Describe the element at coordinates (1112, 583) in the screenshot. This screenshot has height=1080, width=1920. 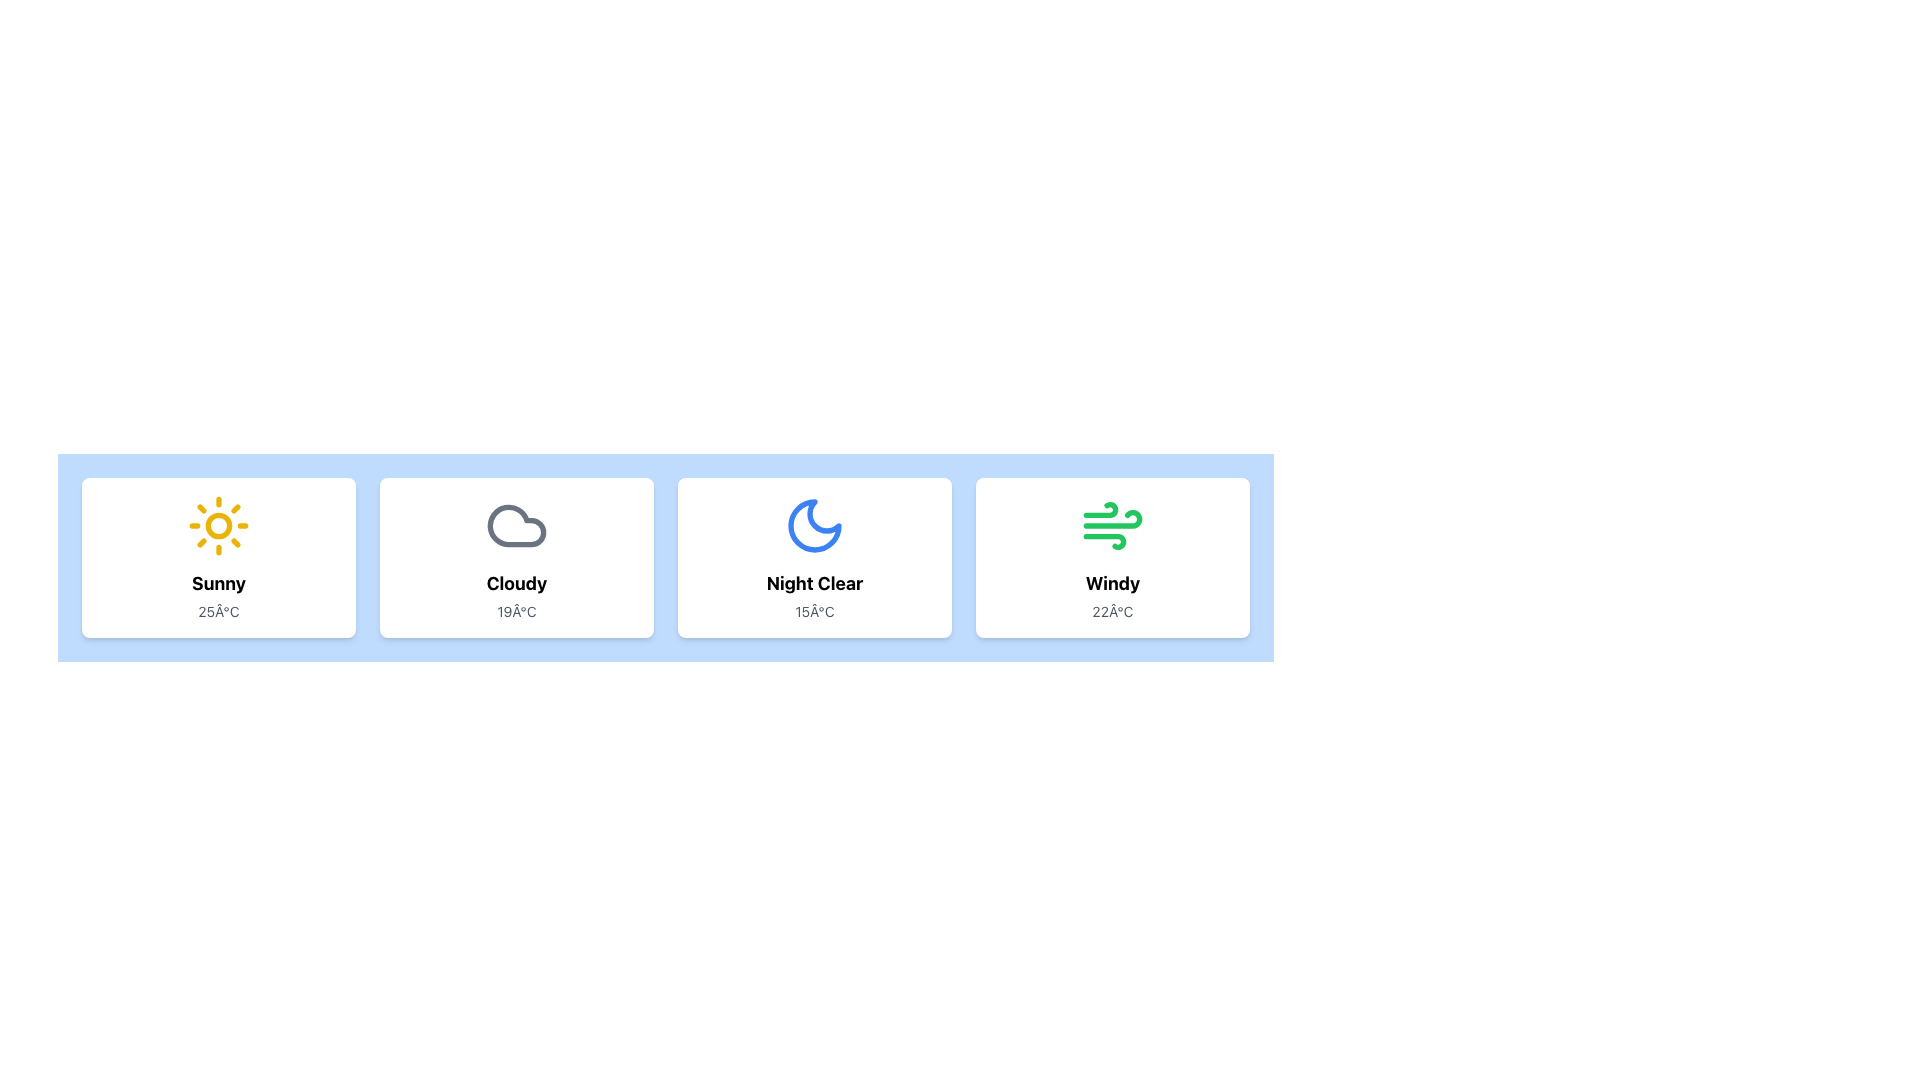
I see `the 'Windy' label located at the bottom-center of the fourth weather card in the horizontal grid` at that location.